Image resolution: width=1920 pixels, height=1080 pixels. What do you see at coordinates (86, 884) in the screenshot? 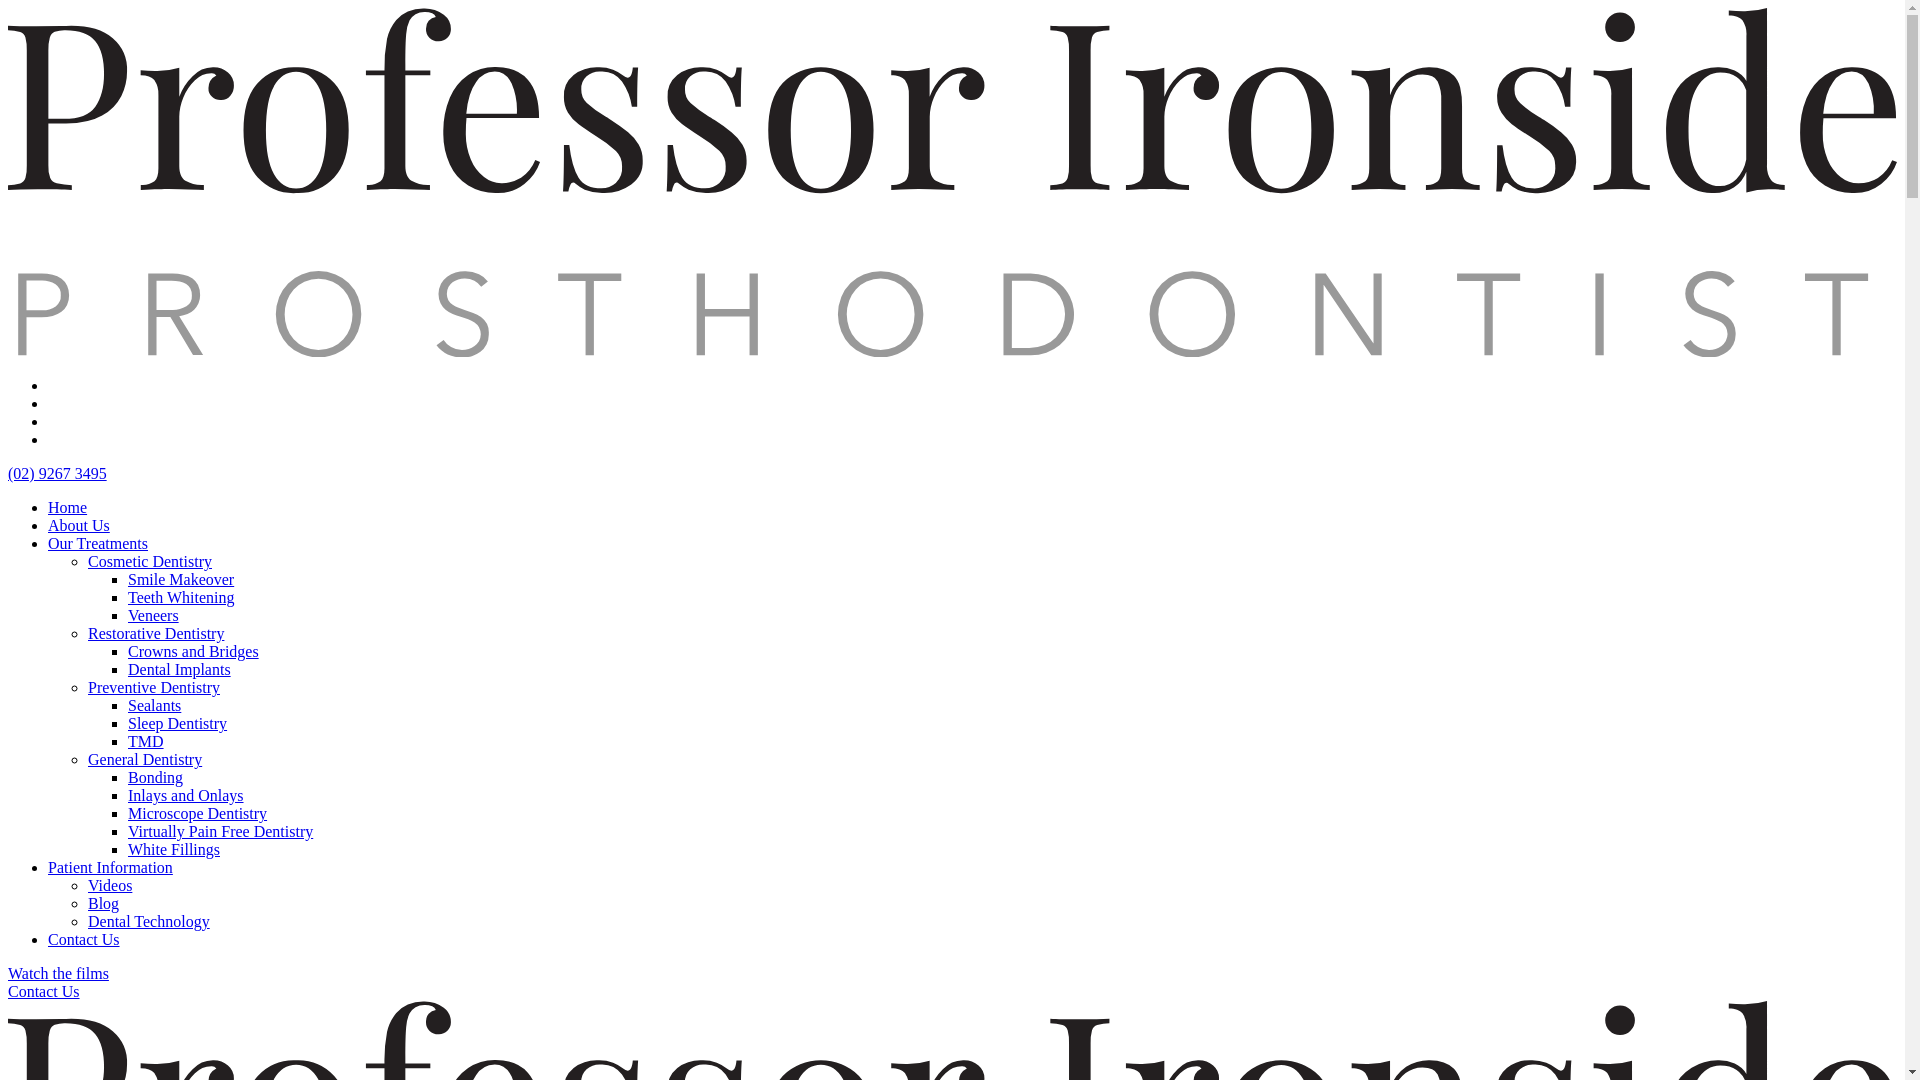
I see `'Videos'` at bounding box center [86, 884].